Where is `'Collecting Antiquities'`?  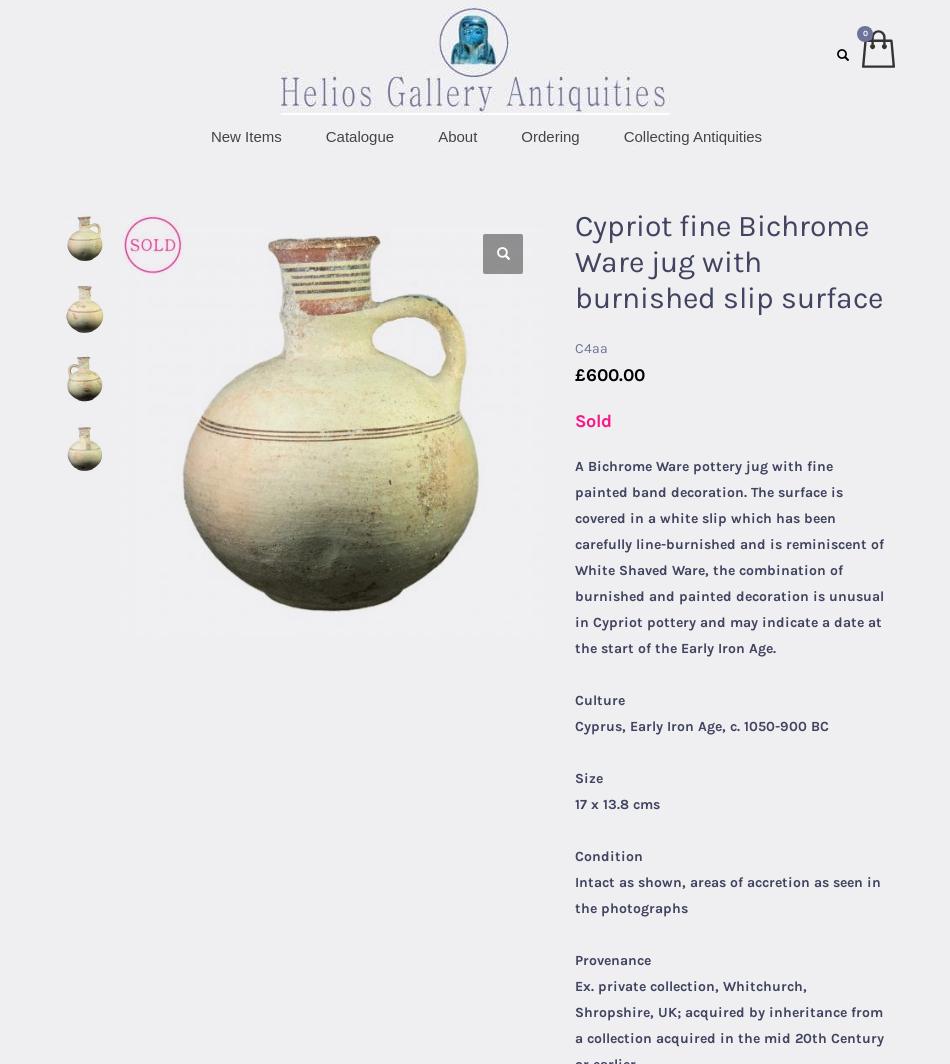 'Collecting Antiquities' is located at coordinates (692, 135).